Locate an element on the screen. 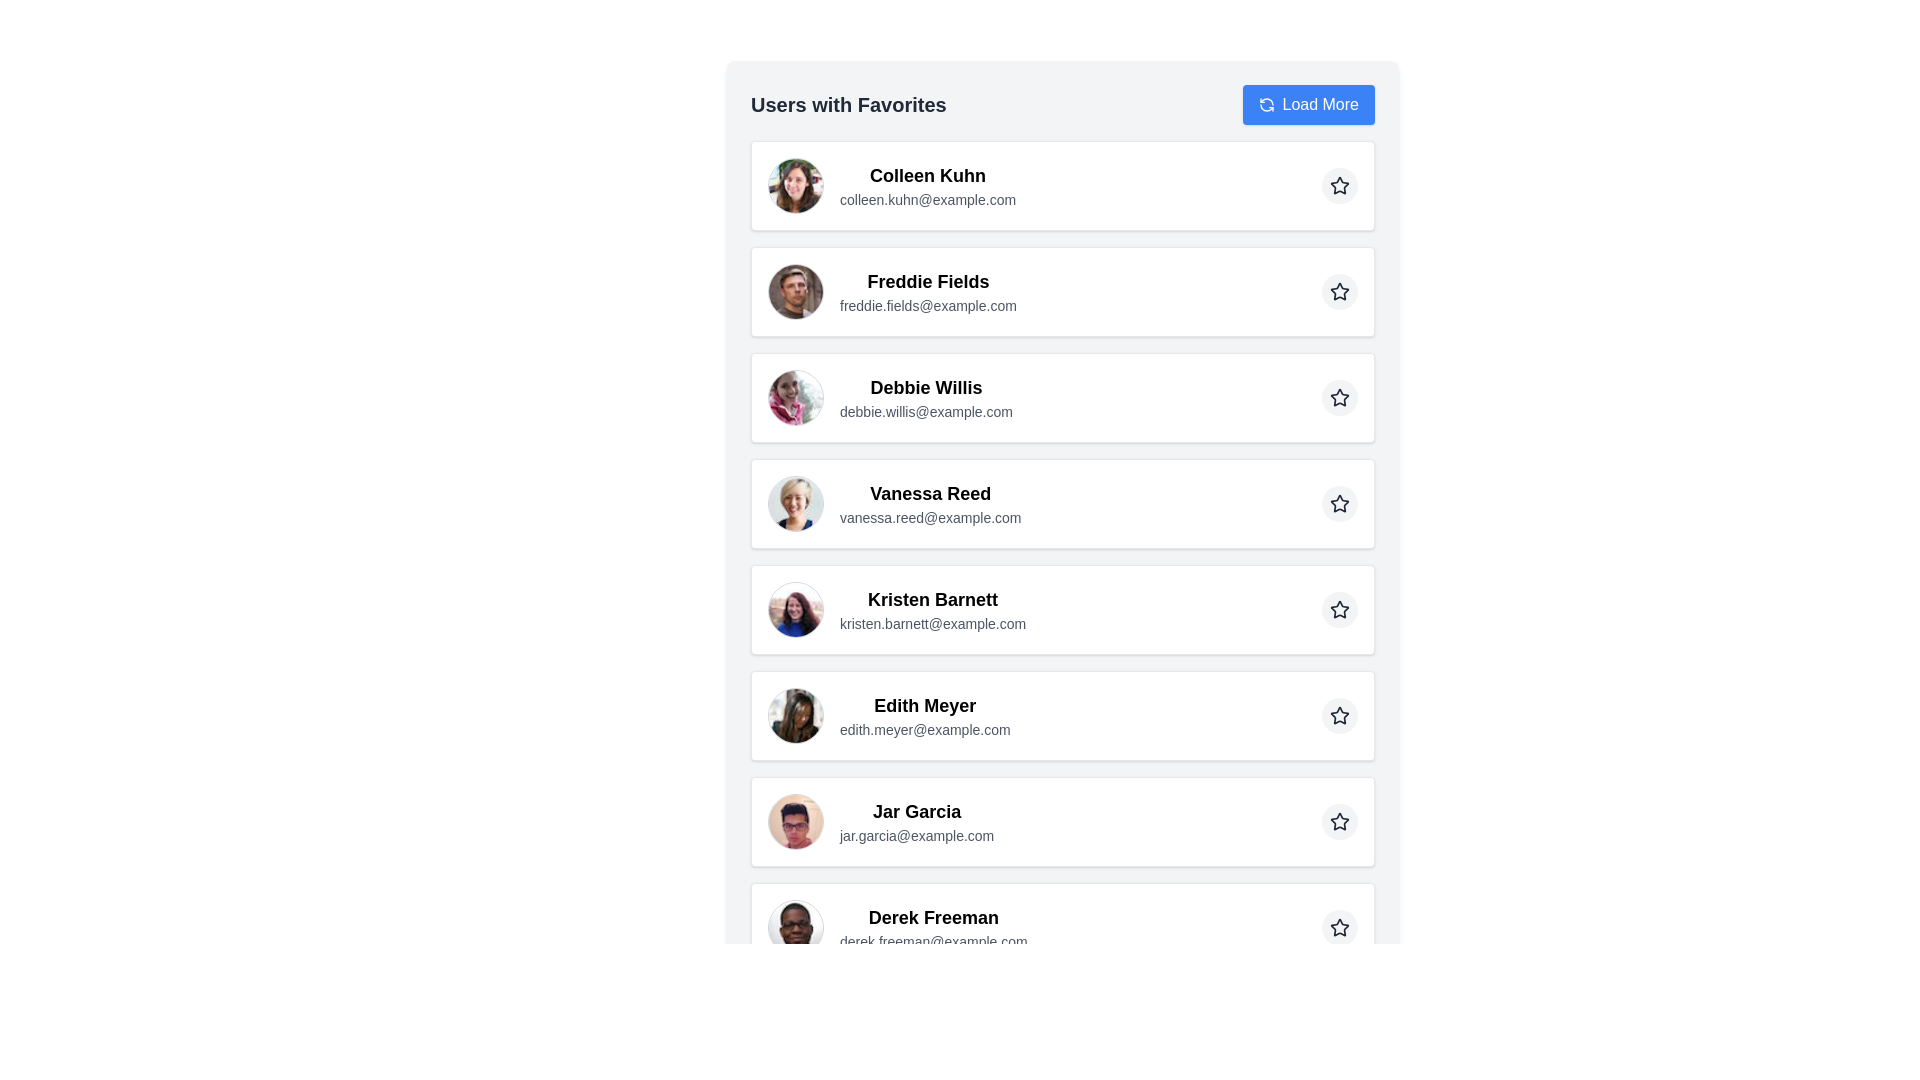 The image size is (1920, 1080). the star icon button to the right of the user 'Debbie Willis' to unmark them as a favorite is located at coordinates (1339, 397).